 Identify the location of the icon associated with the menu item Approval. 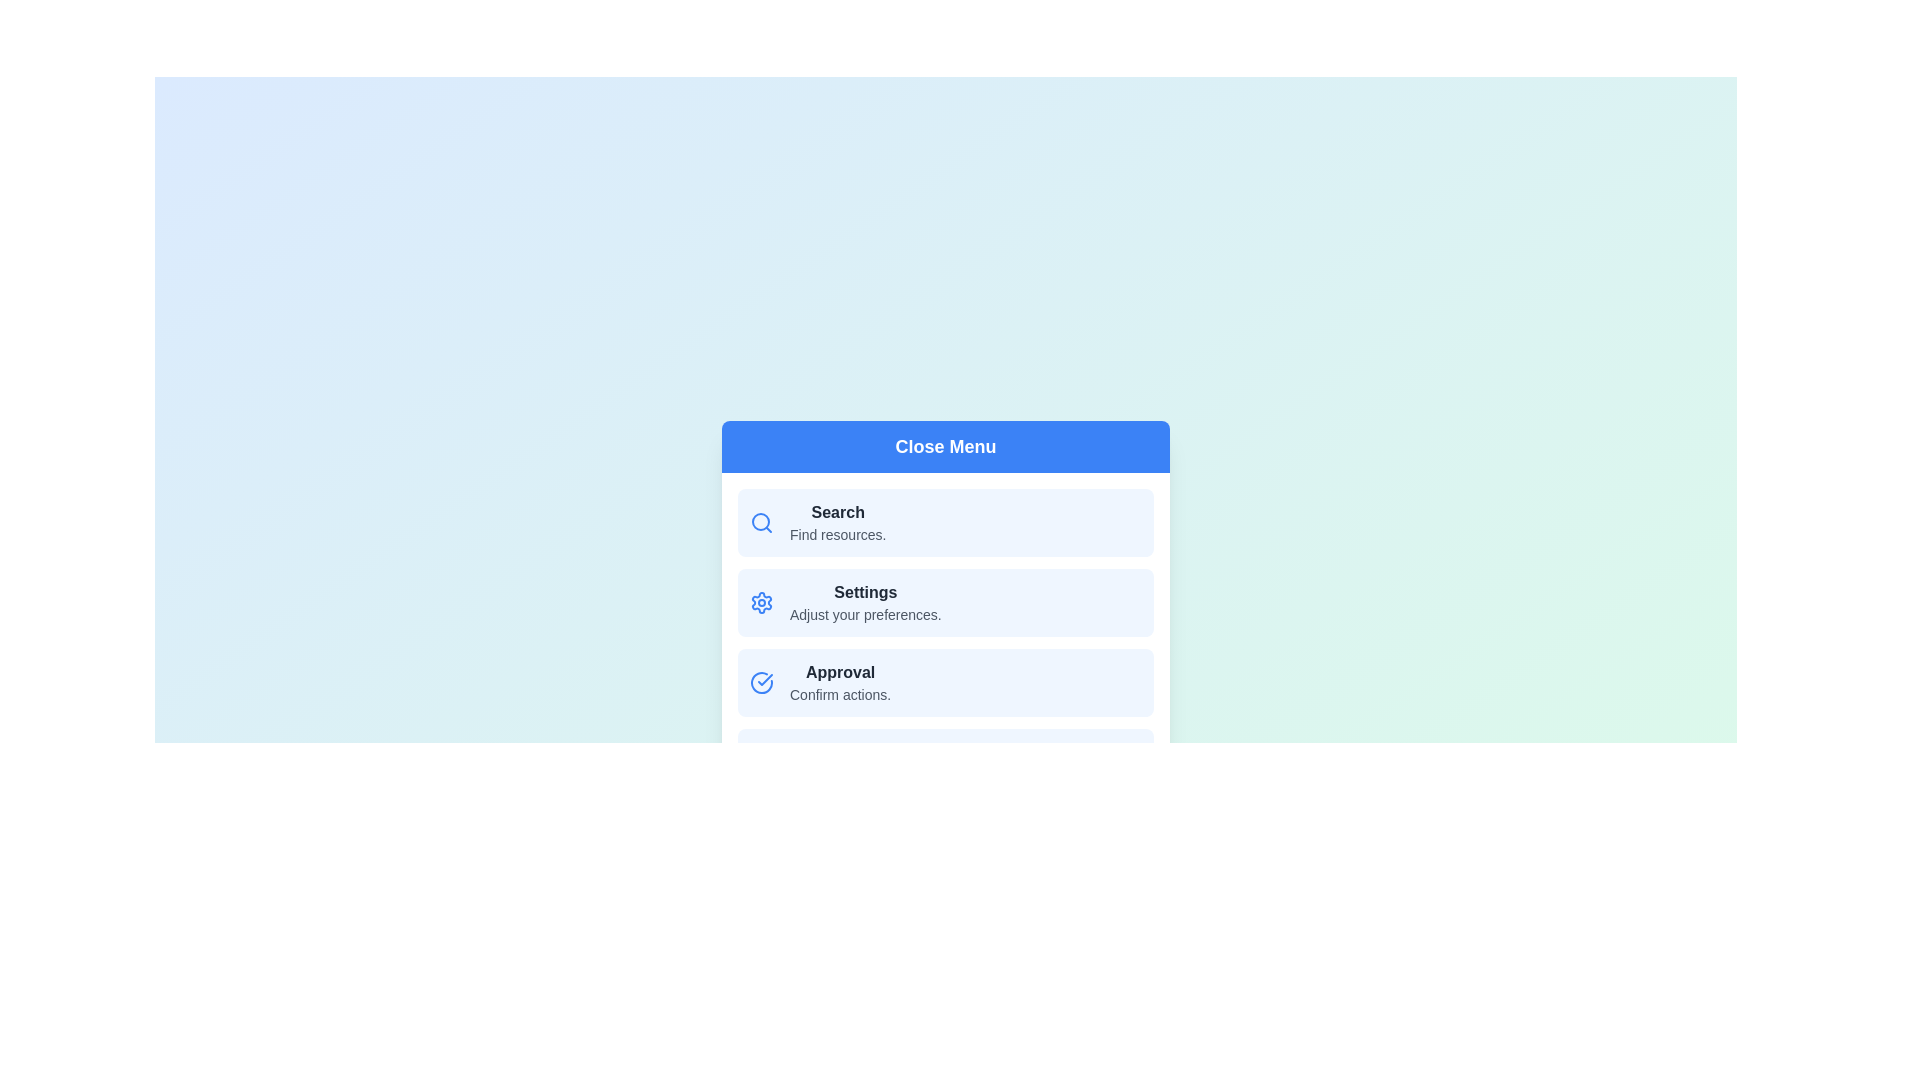
(761, 681).